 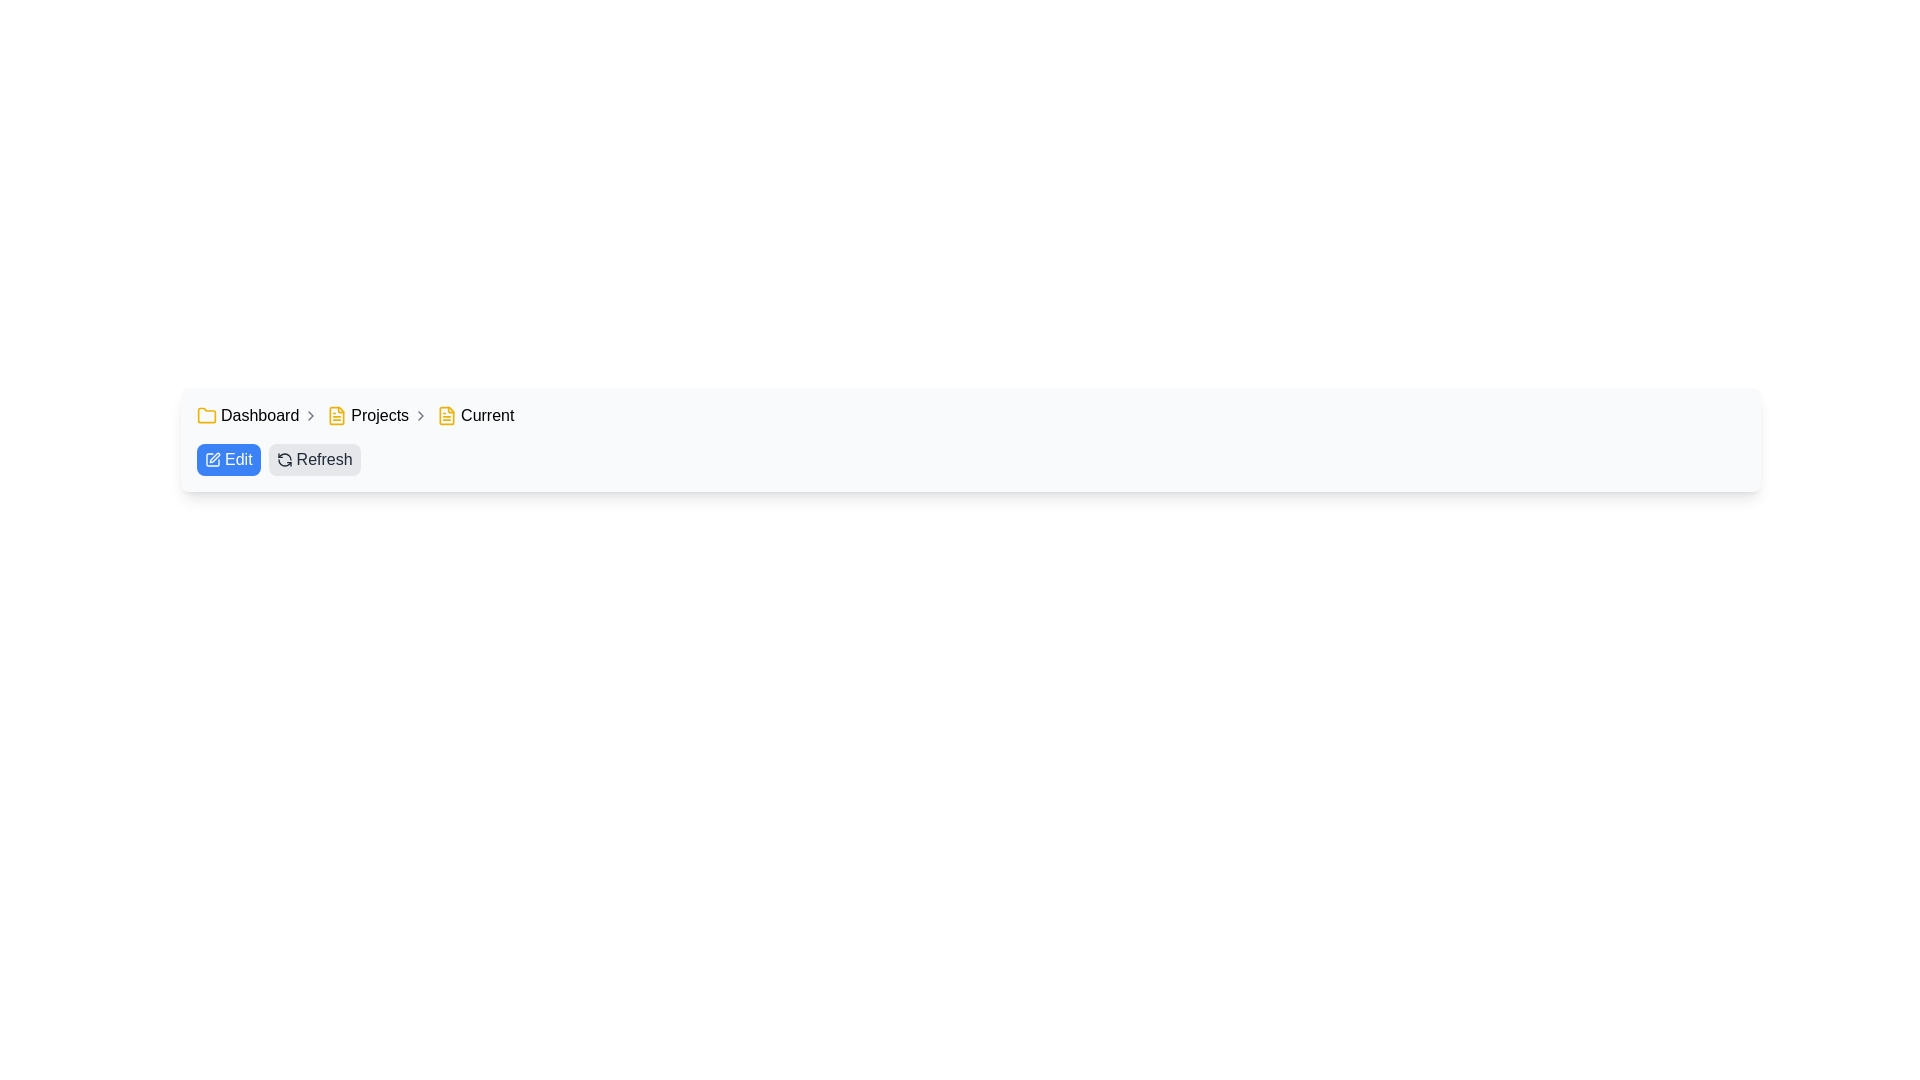 What do you see at coordinates (228, 459) in the screenshot?
I see `the blue button labeled 'Edit' with a pen icon, located to the left of the 'Refresh' button in the breadcrumb navigation bar` at bounding box center [228, 459].